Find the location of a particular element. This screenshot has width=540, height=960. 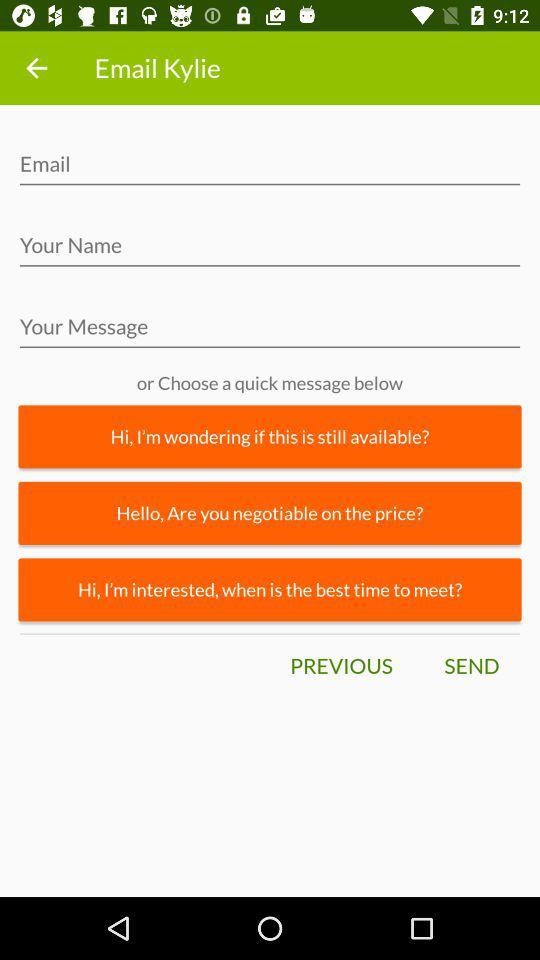

the item above the or choose a icon is located at coordinates (270, 332).